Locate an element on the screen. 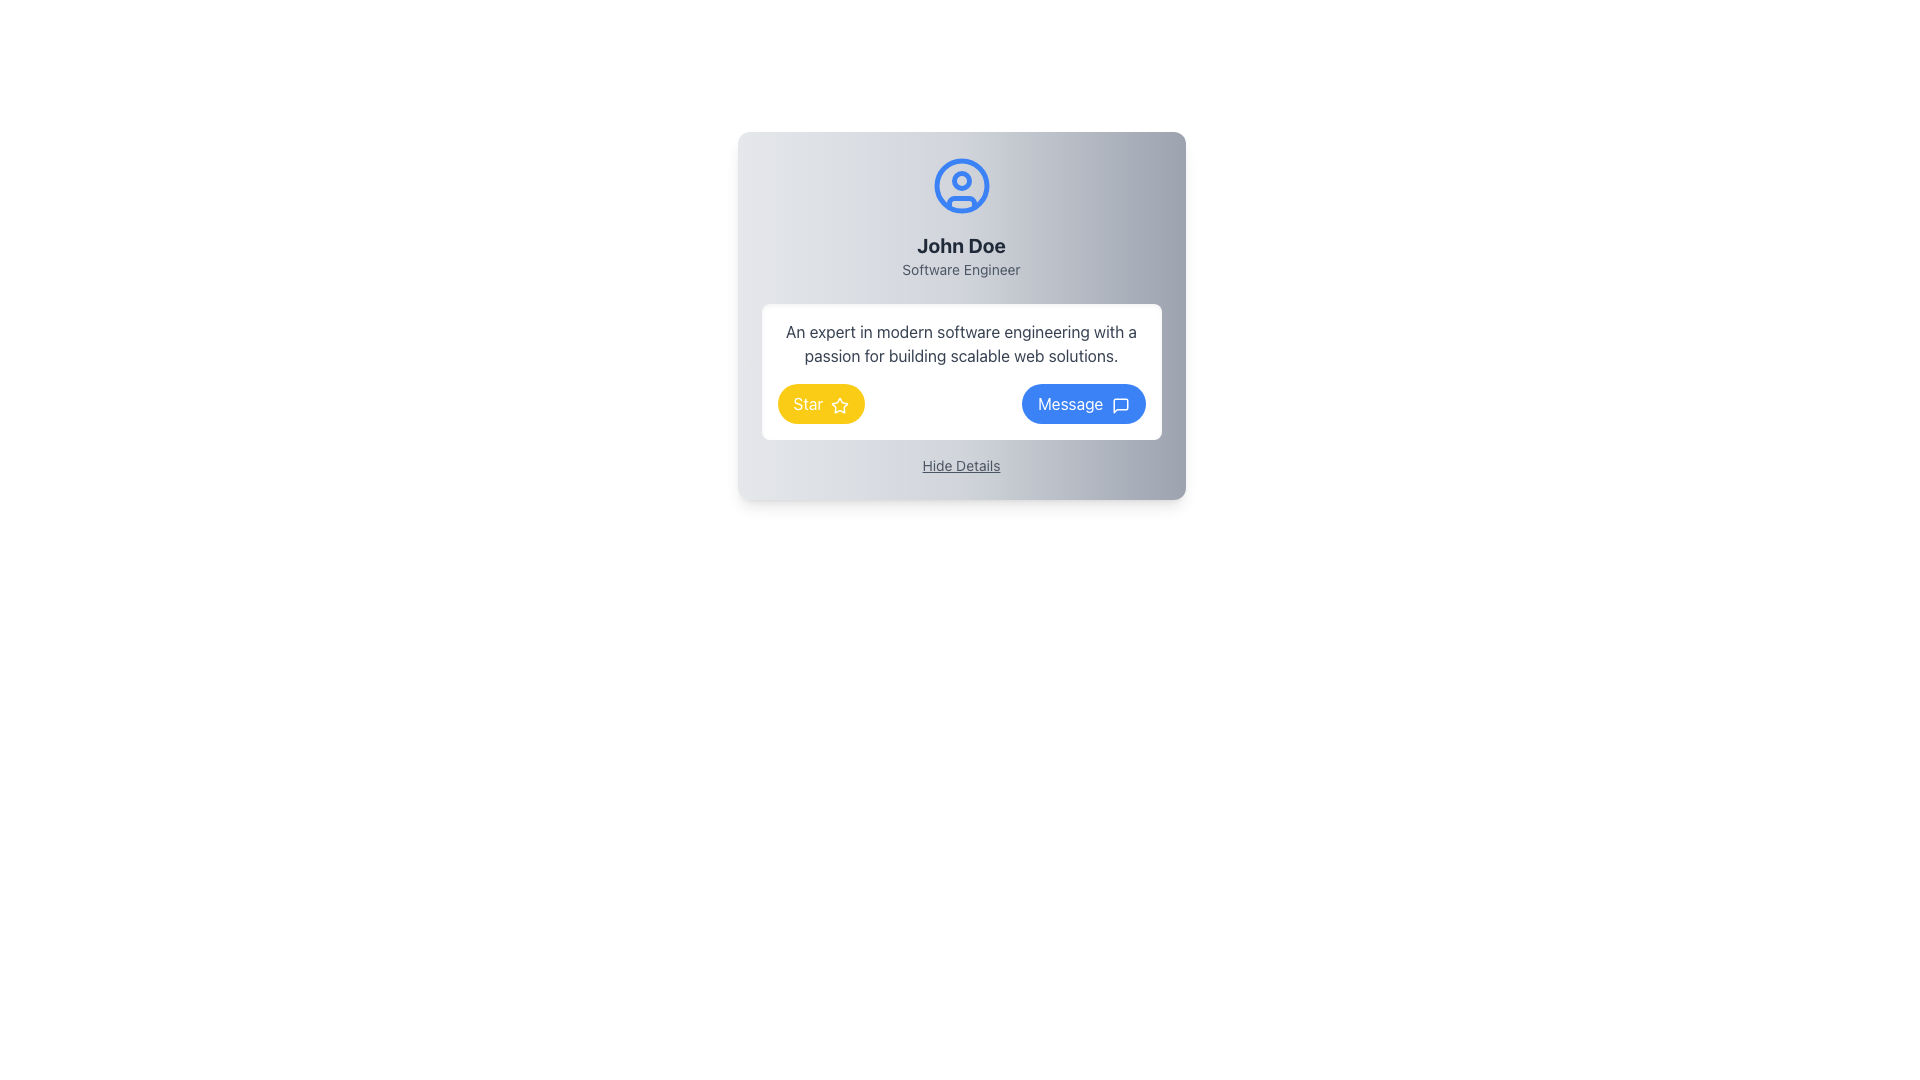  the star icon located within the button labeled 'Star' to interact with it is located at coordinates (840, 405).